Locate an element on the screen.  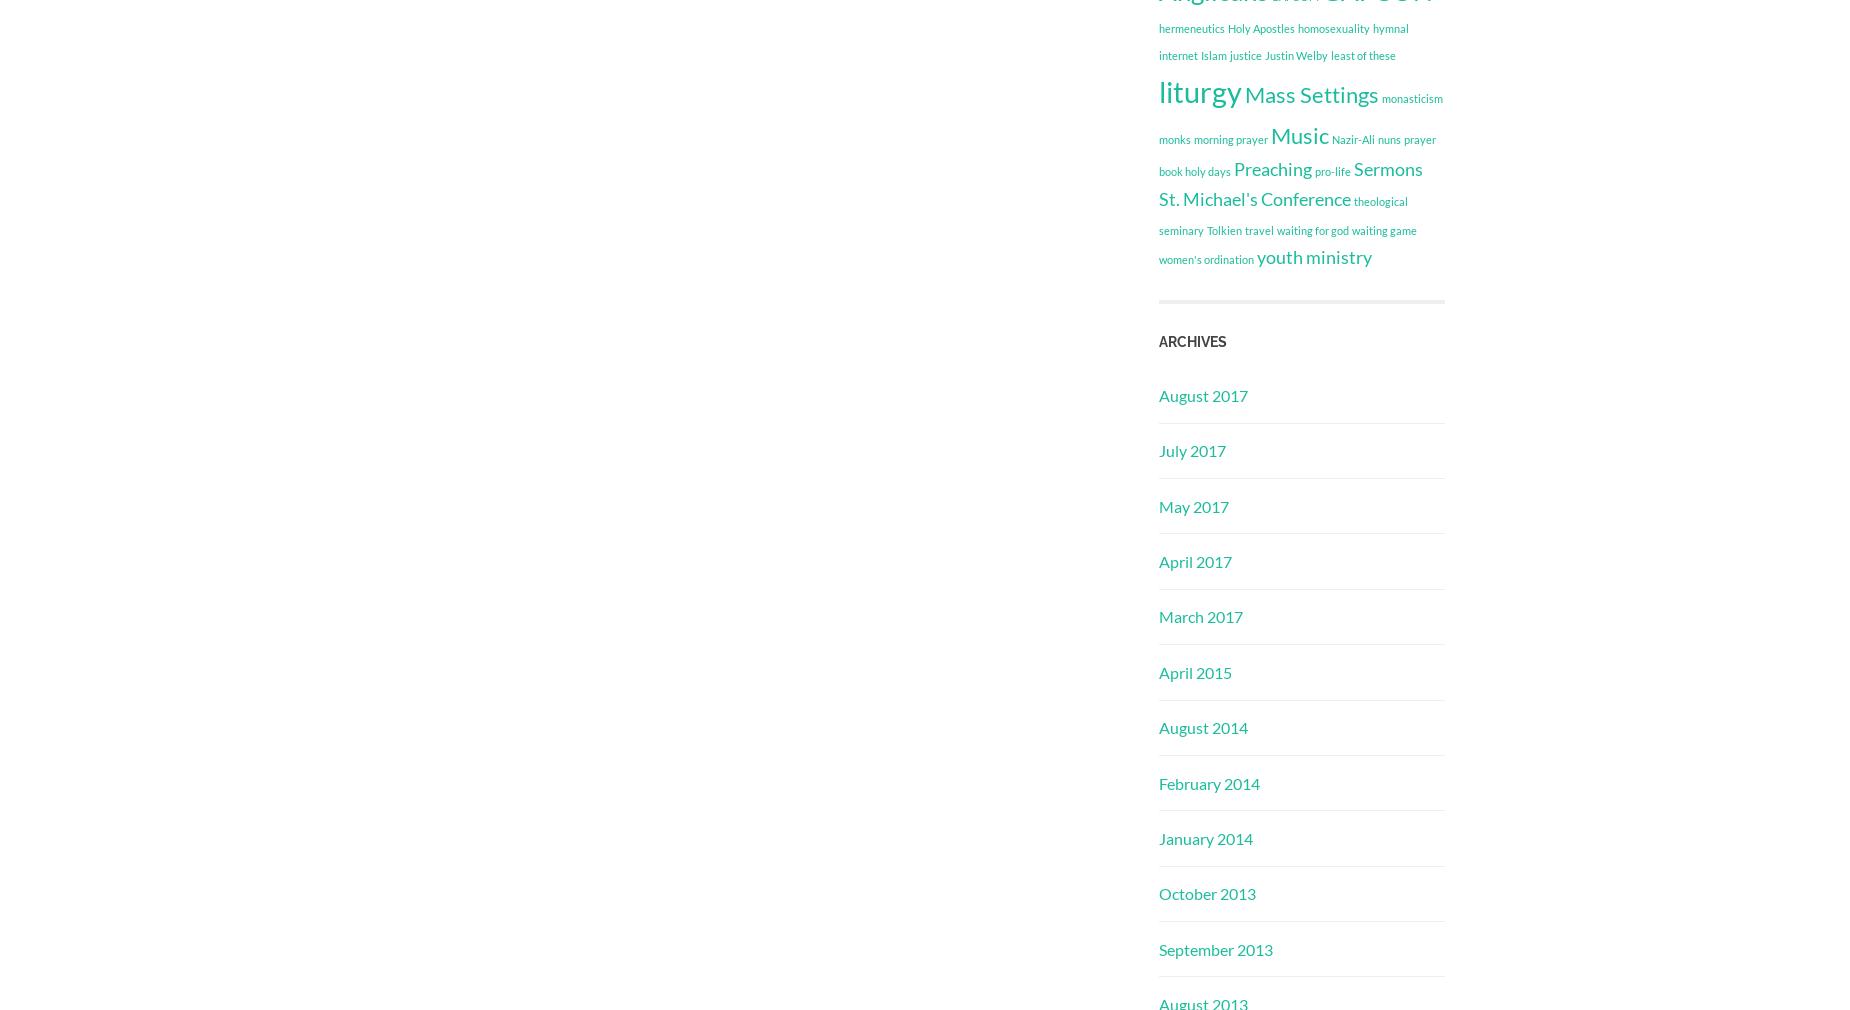
'nuns' is located at coordinates (1389, 138).